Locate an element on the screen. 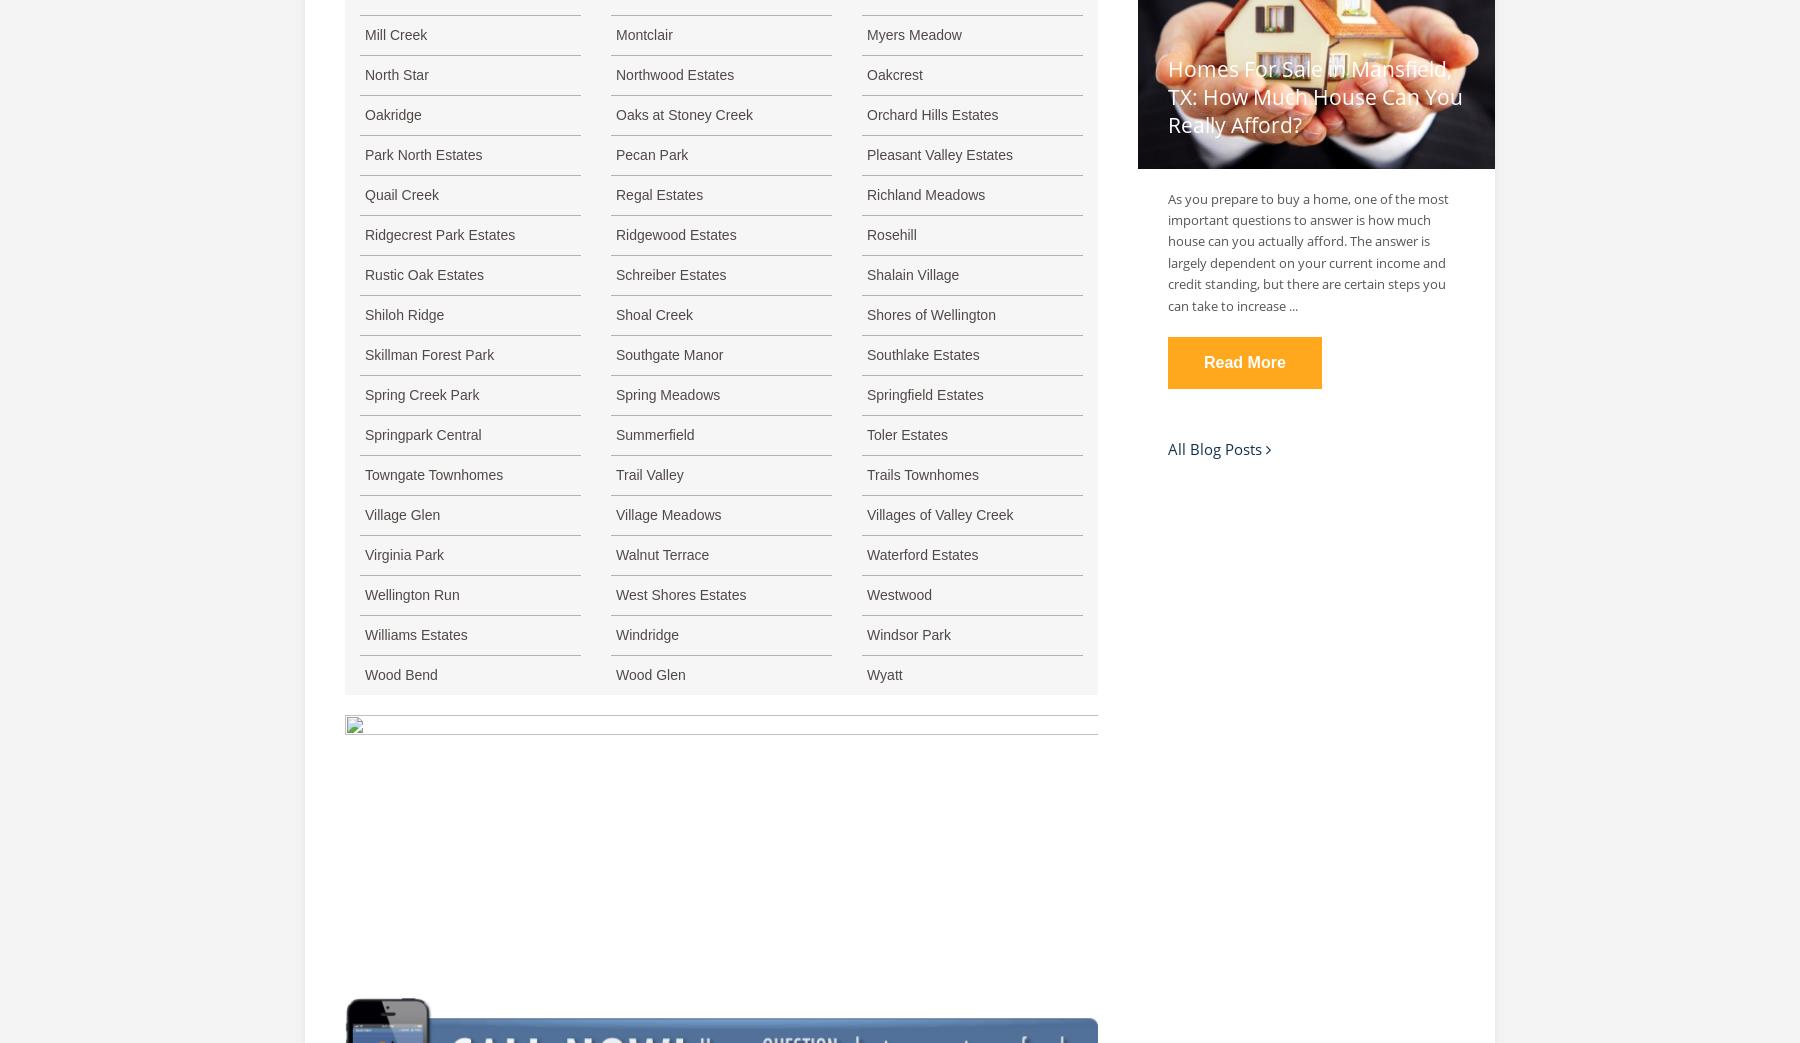 This screenshot has width=1800, height=1043. 'Orchard Hills Estates' is located at coordinates (931, 115).